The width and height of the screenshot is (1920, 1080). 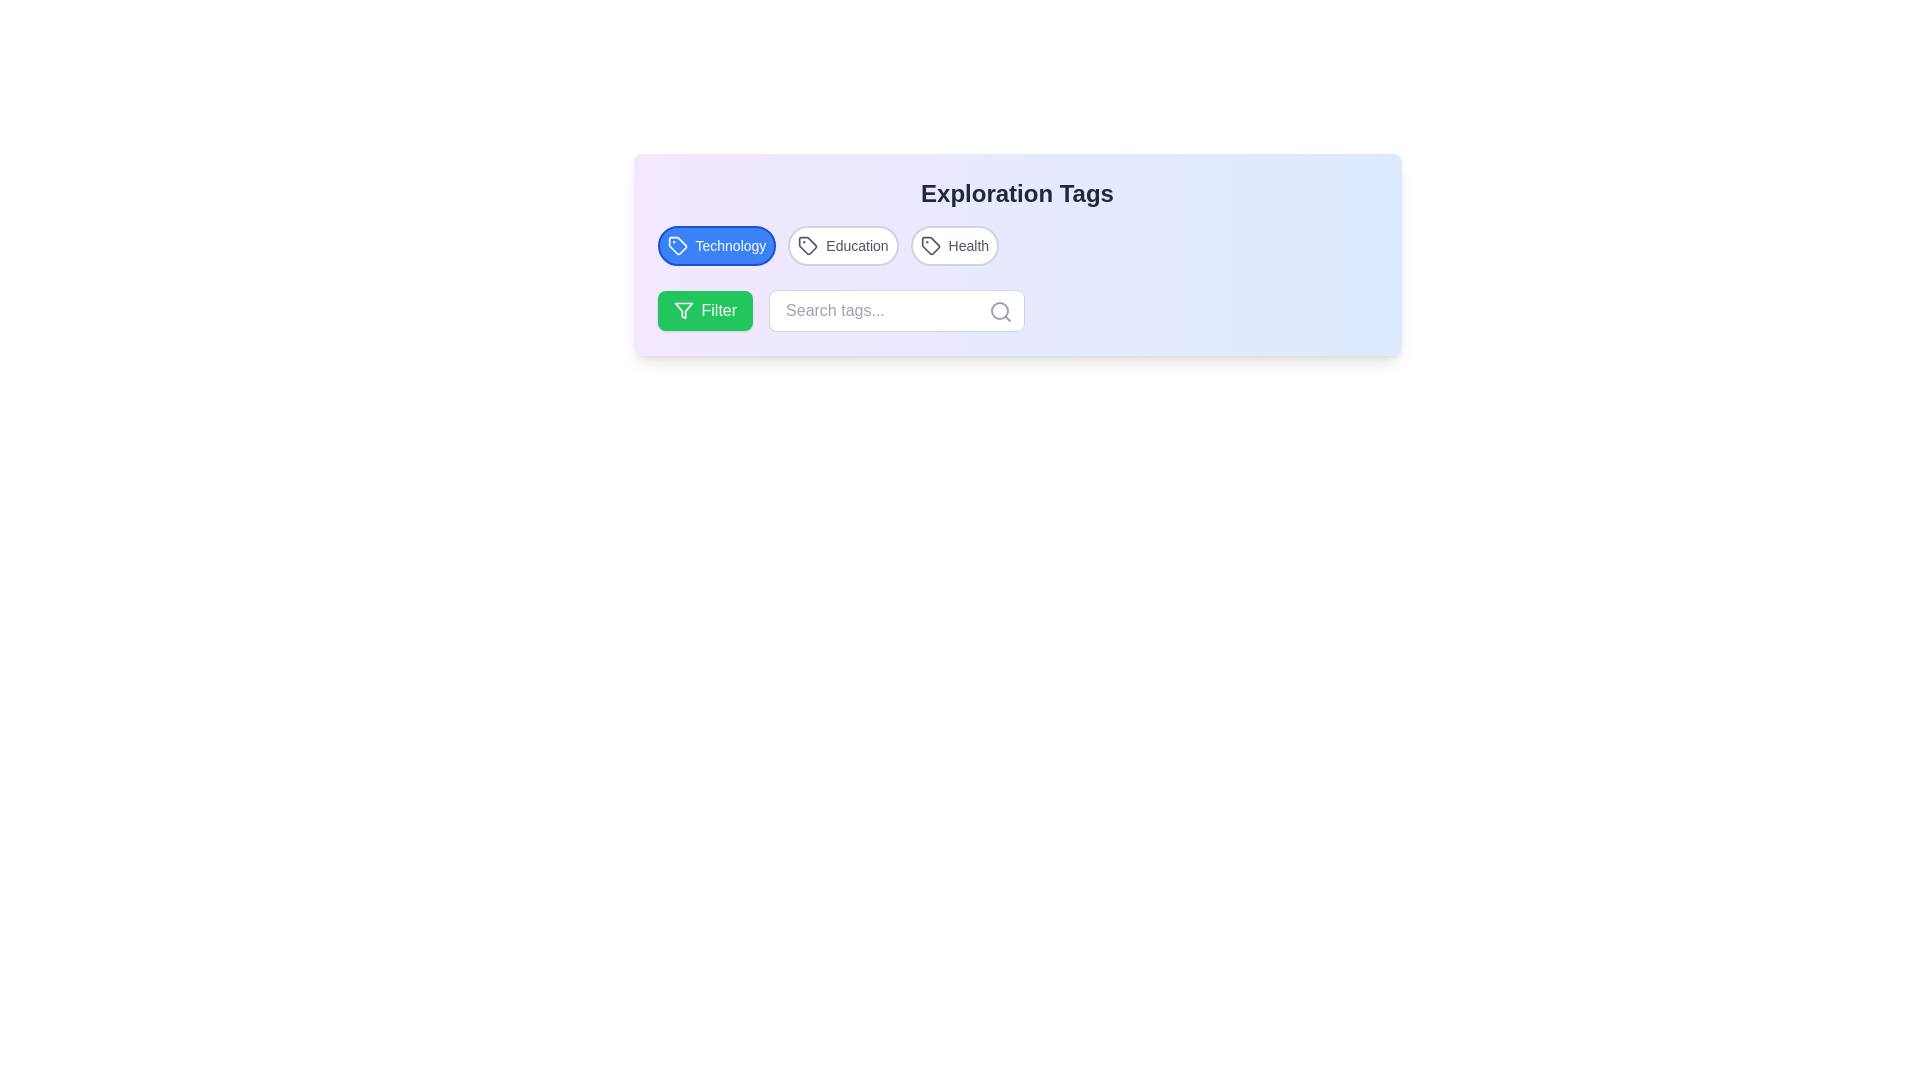 What do you see at coordinates (705, 311) in the screenshot?
I see `the filter button` at bounding box center [705, 311].